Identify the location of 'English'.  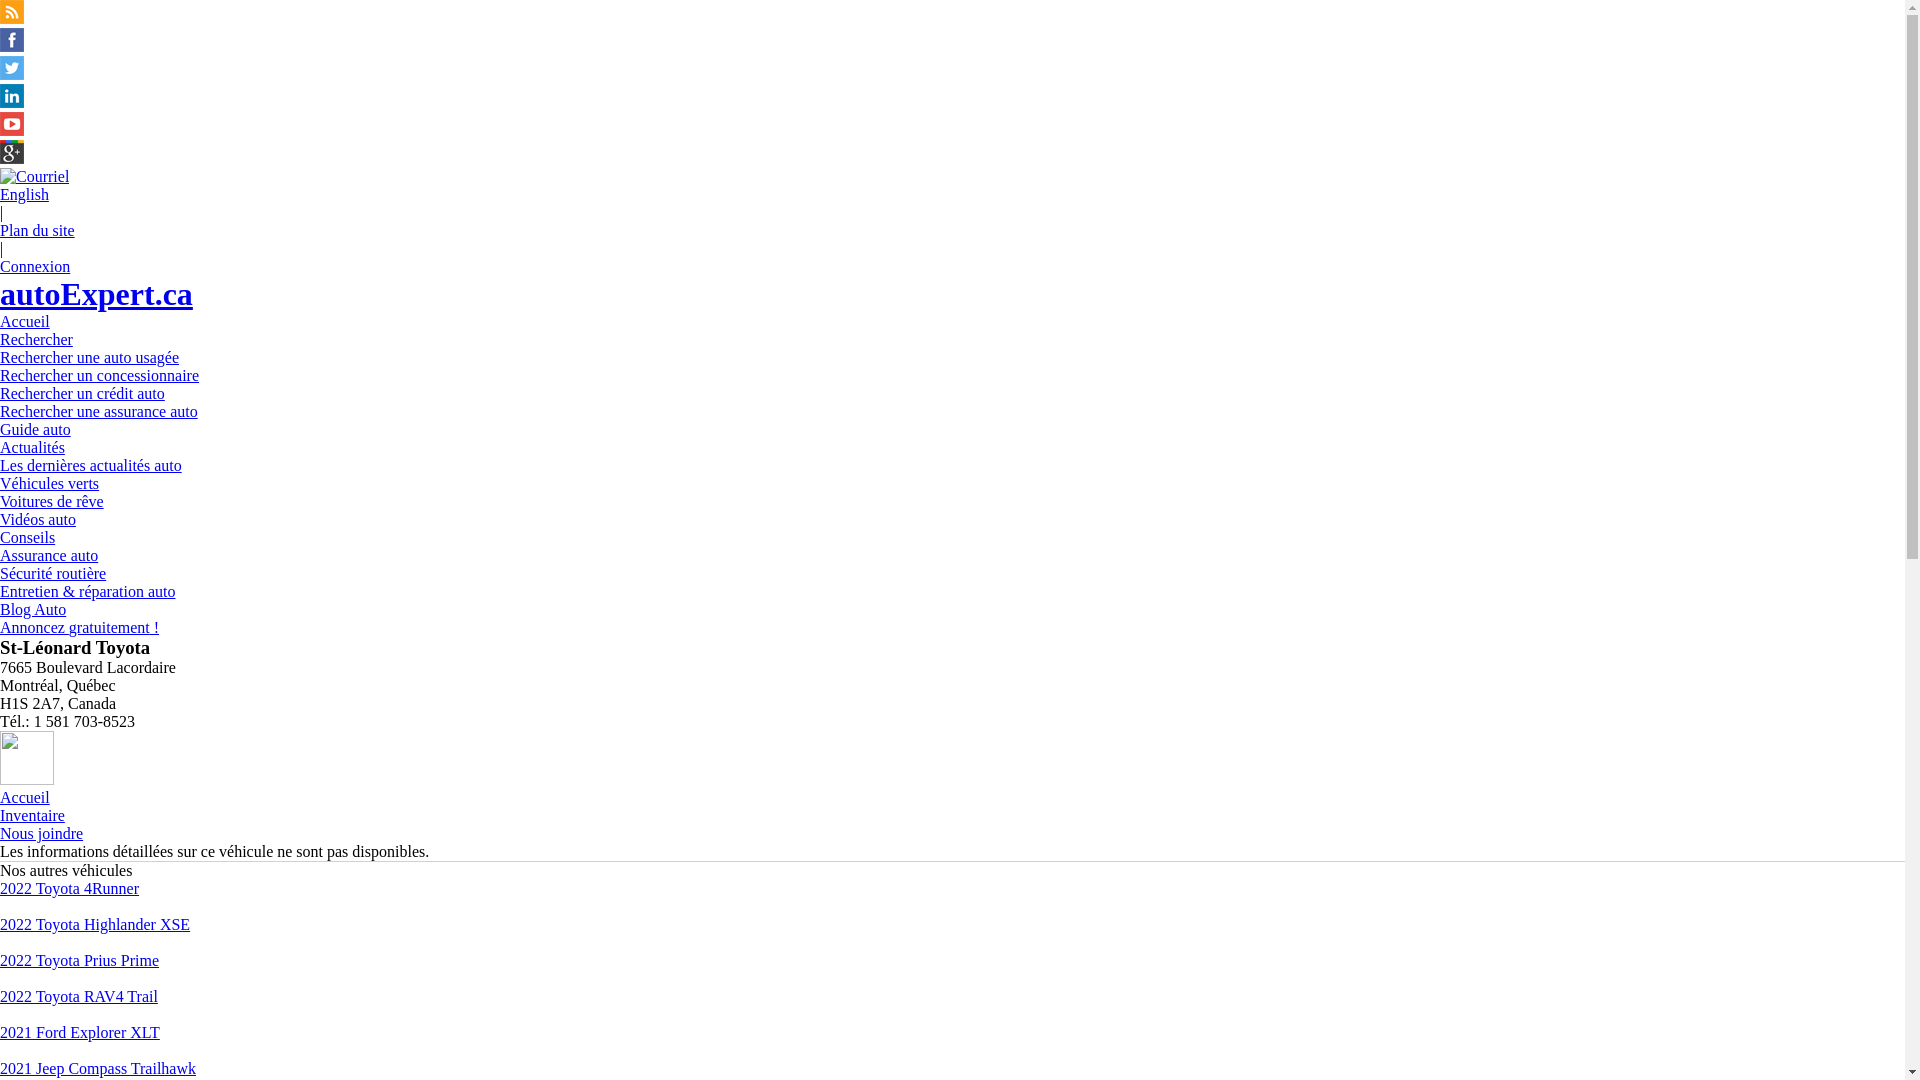
(0, 194).